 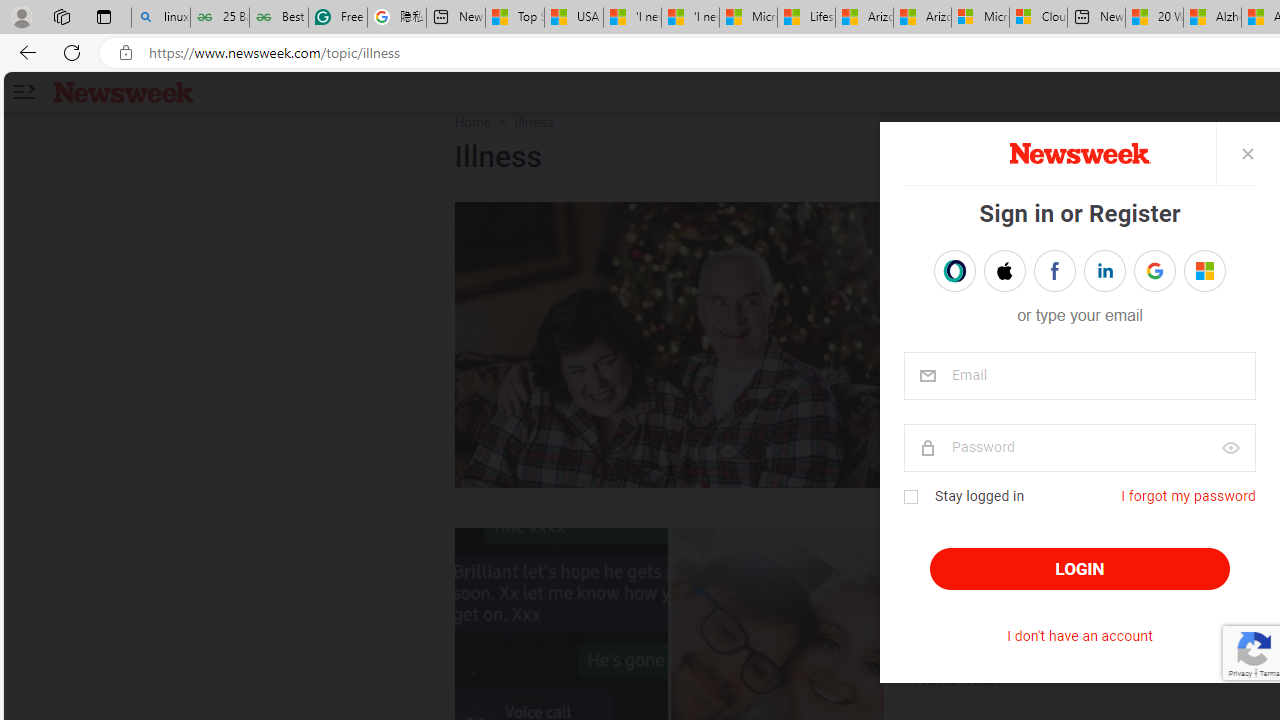 What do you see at coordinates (573, 17) in the screenshot?
I see `'USA TODAY - MSN'` at bounding box center [573, 17].